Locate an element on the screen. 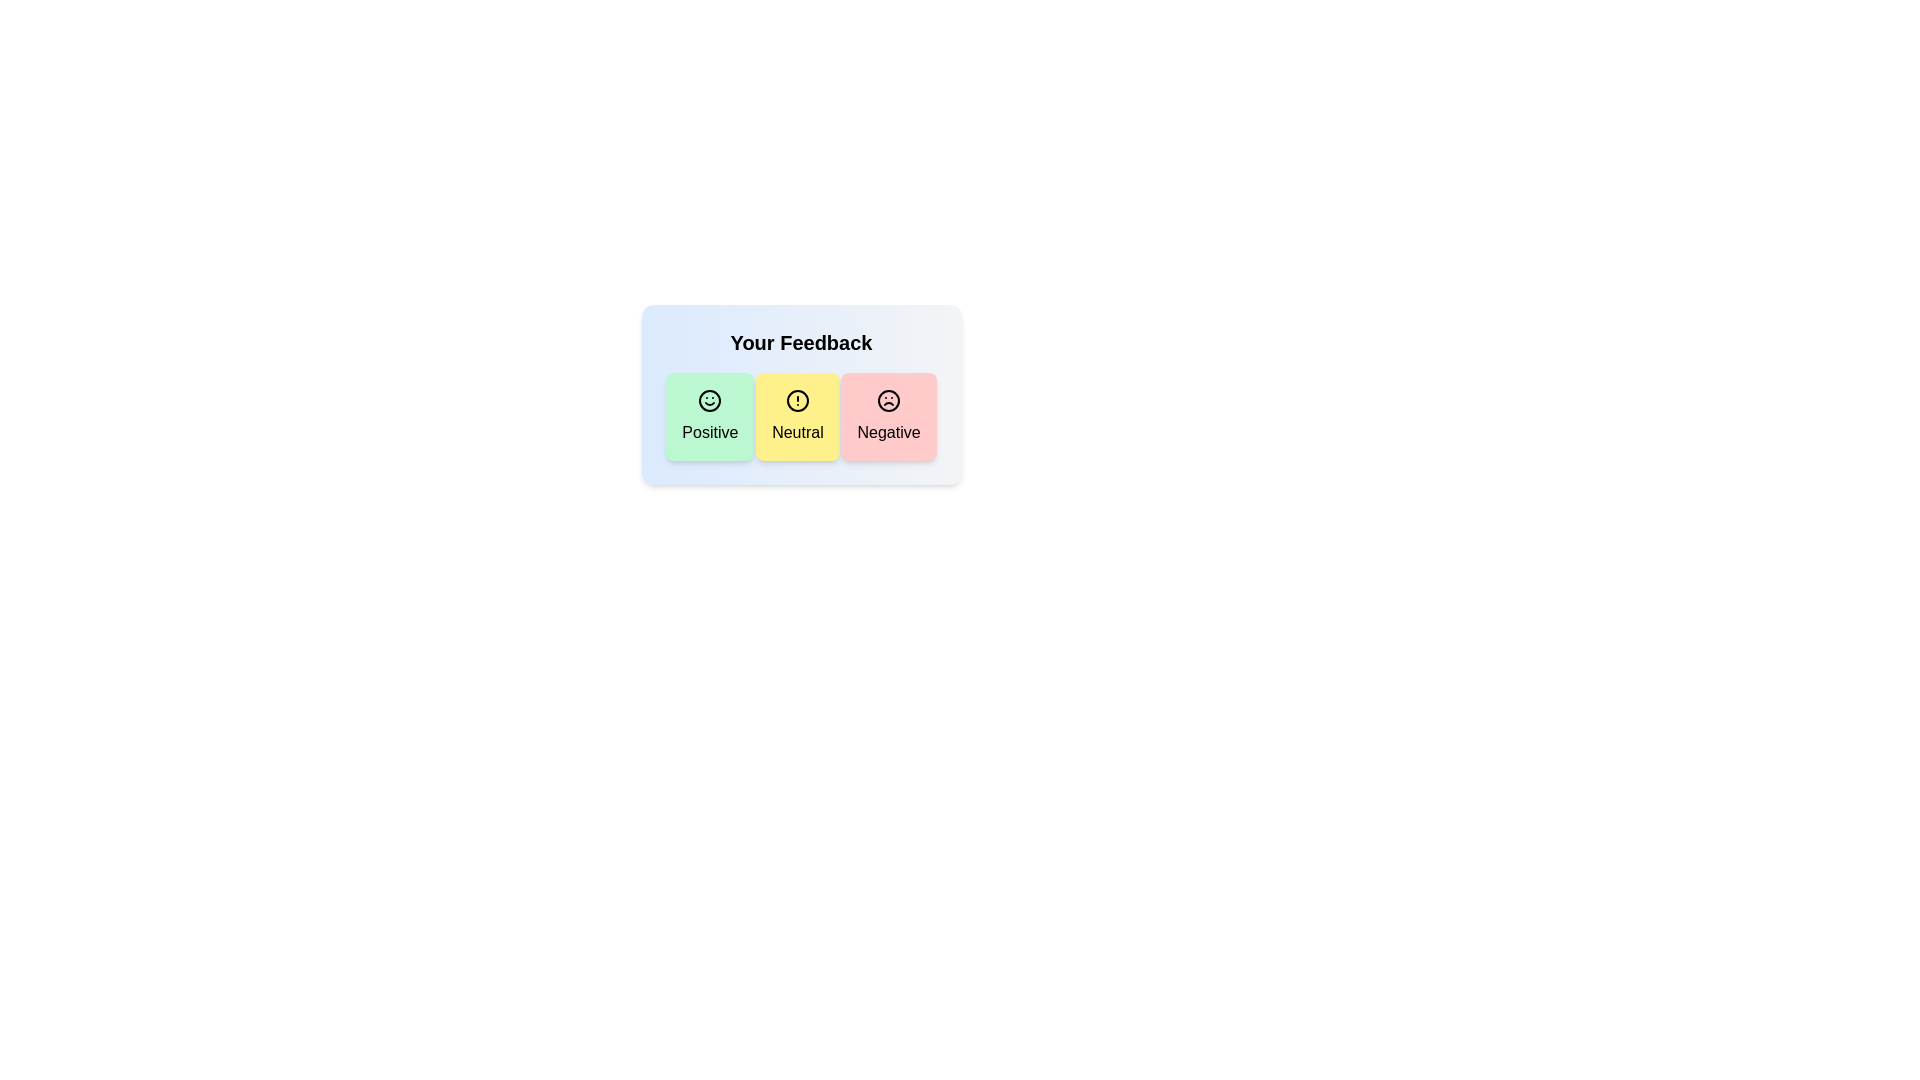 The width and height of the screenshot is (1920, 1080). the leftmost button with a soft green background and a smiley face icon labeled 'Positive' is located at coordinates (710, 415).